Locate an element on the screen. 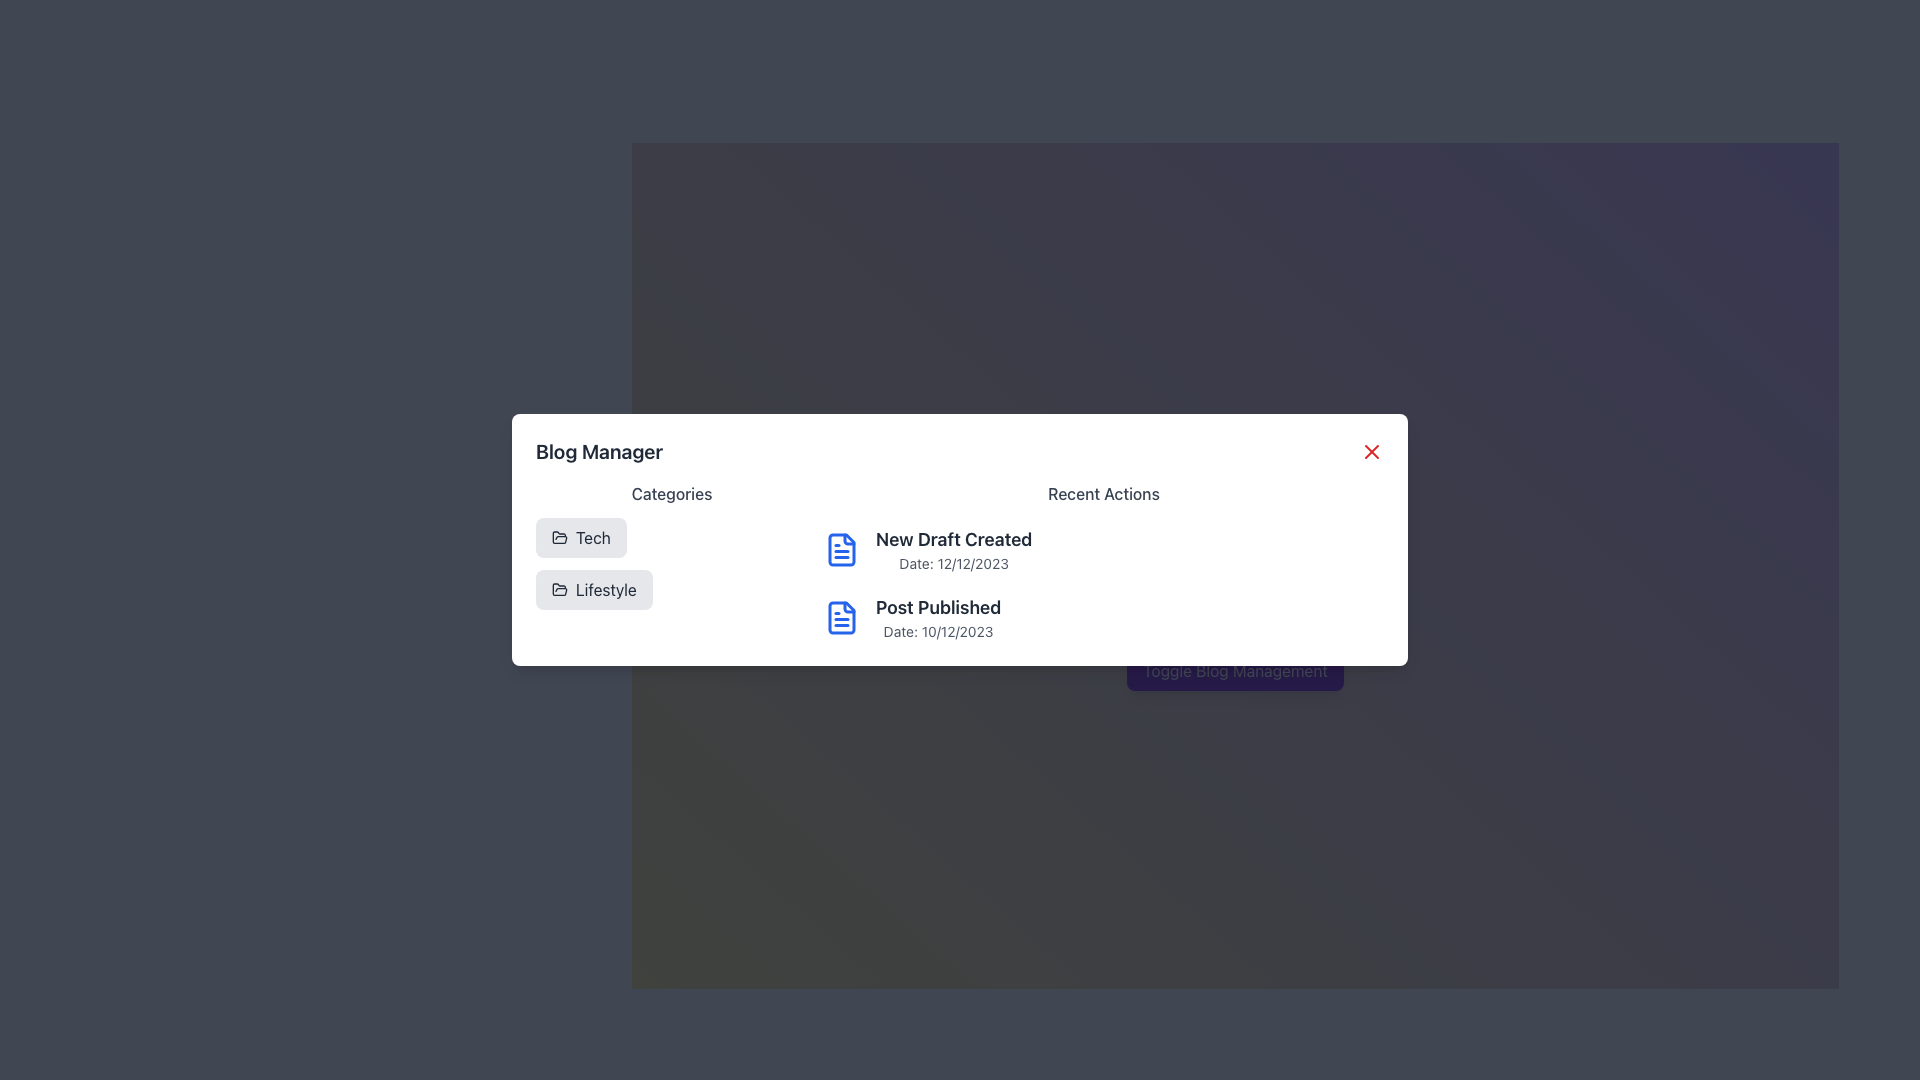 Image resolution: width=1920 pixels, height=1080 pixels. the rectangular button with rounded corners, purple background, and white text reading 'Toggle Blog Management' to trigger the hover effect is located at coordinates (1234, 671).